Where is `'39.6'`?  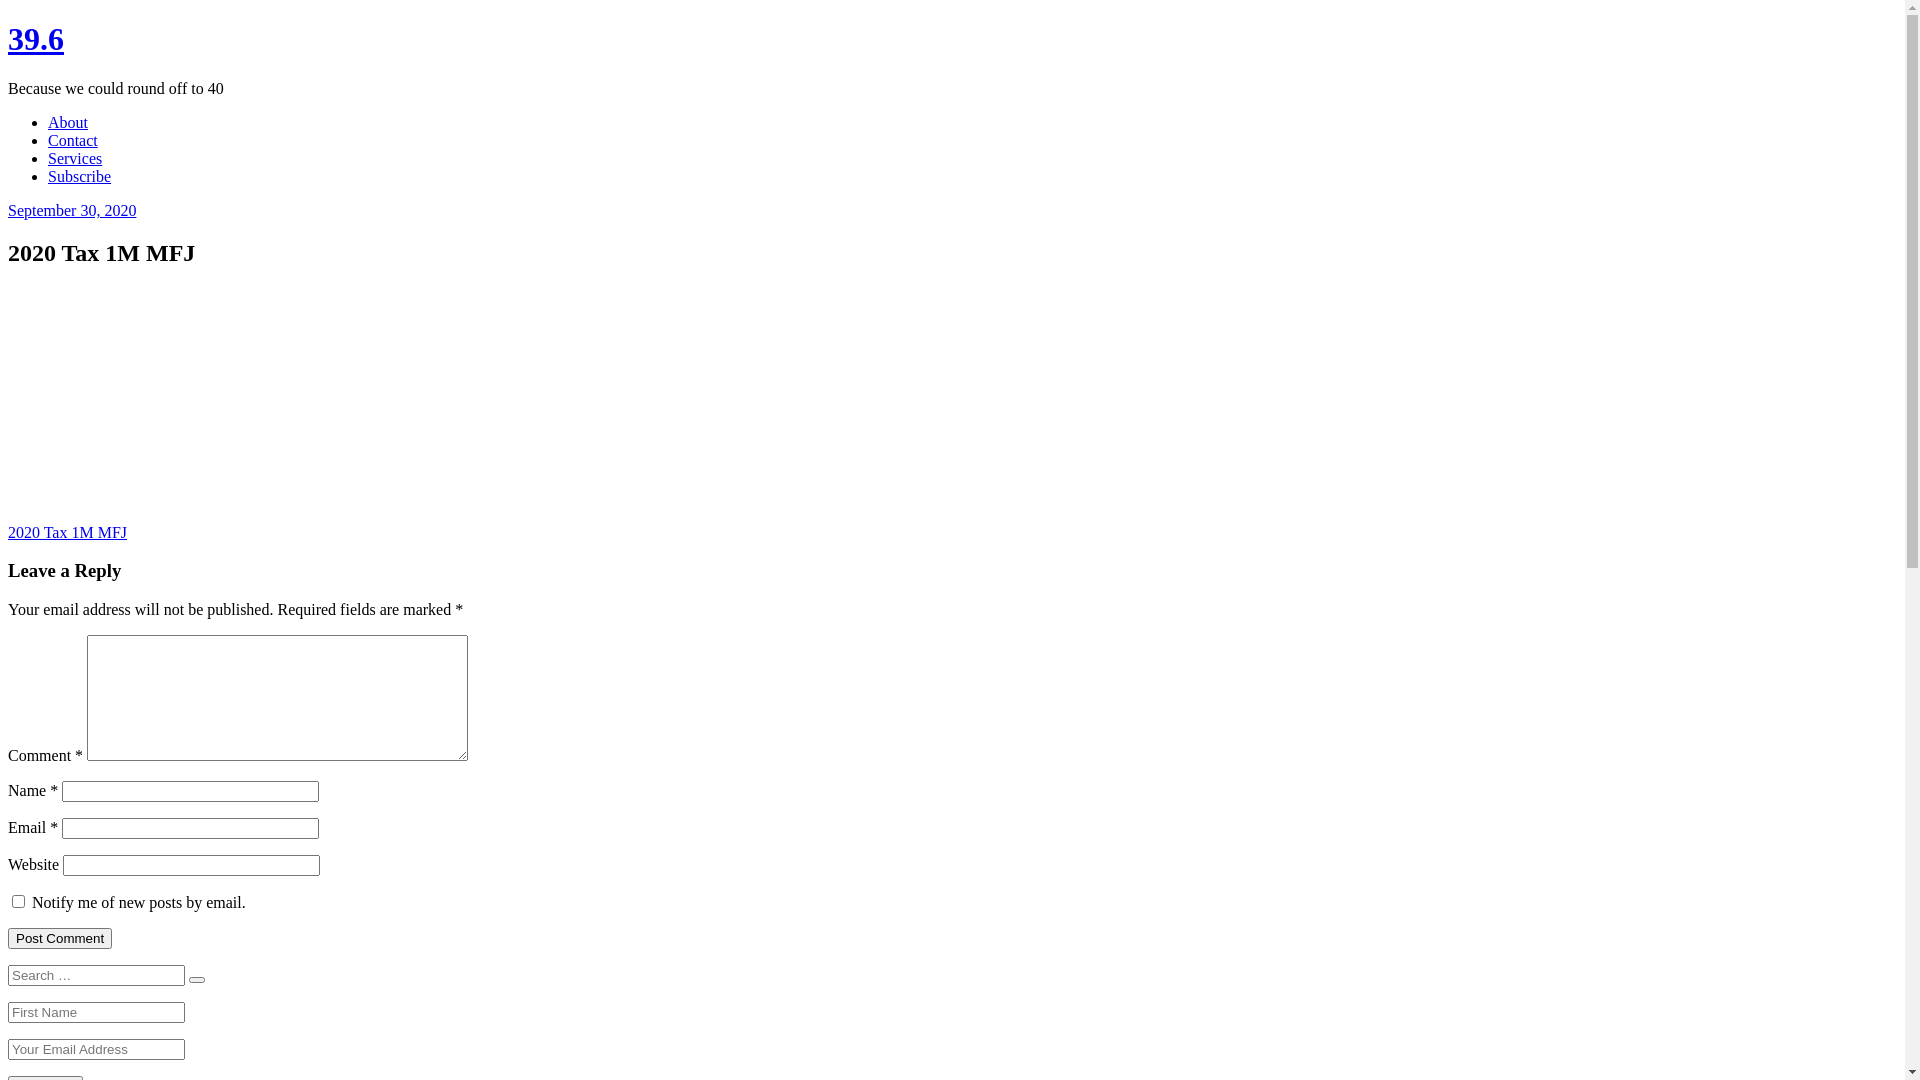
'39.6' is located at coordinates (35, 38).